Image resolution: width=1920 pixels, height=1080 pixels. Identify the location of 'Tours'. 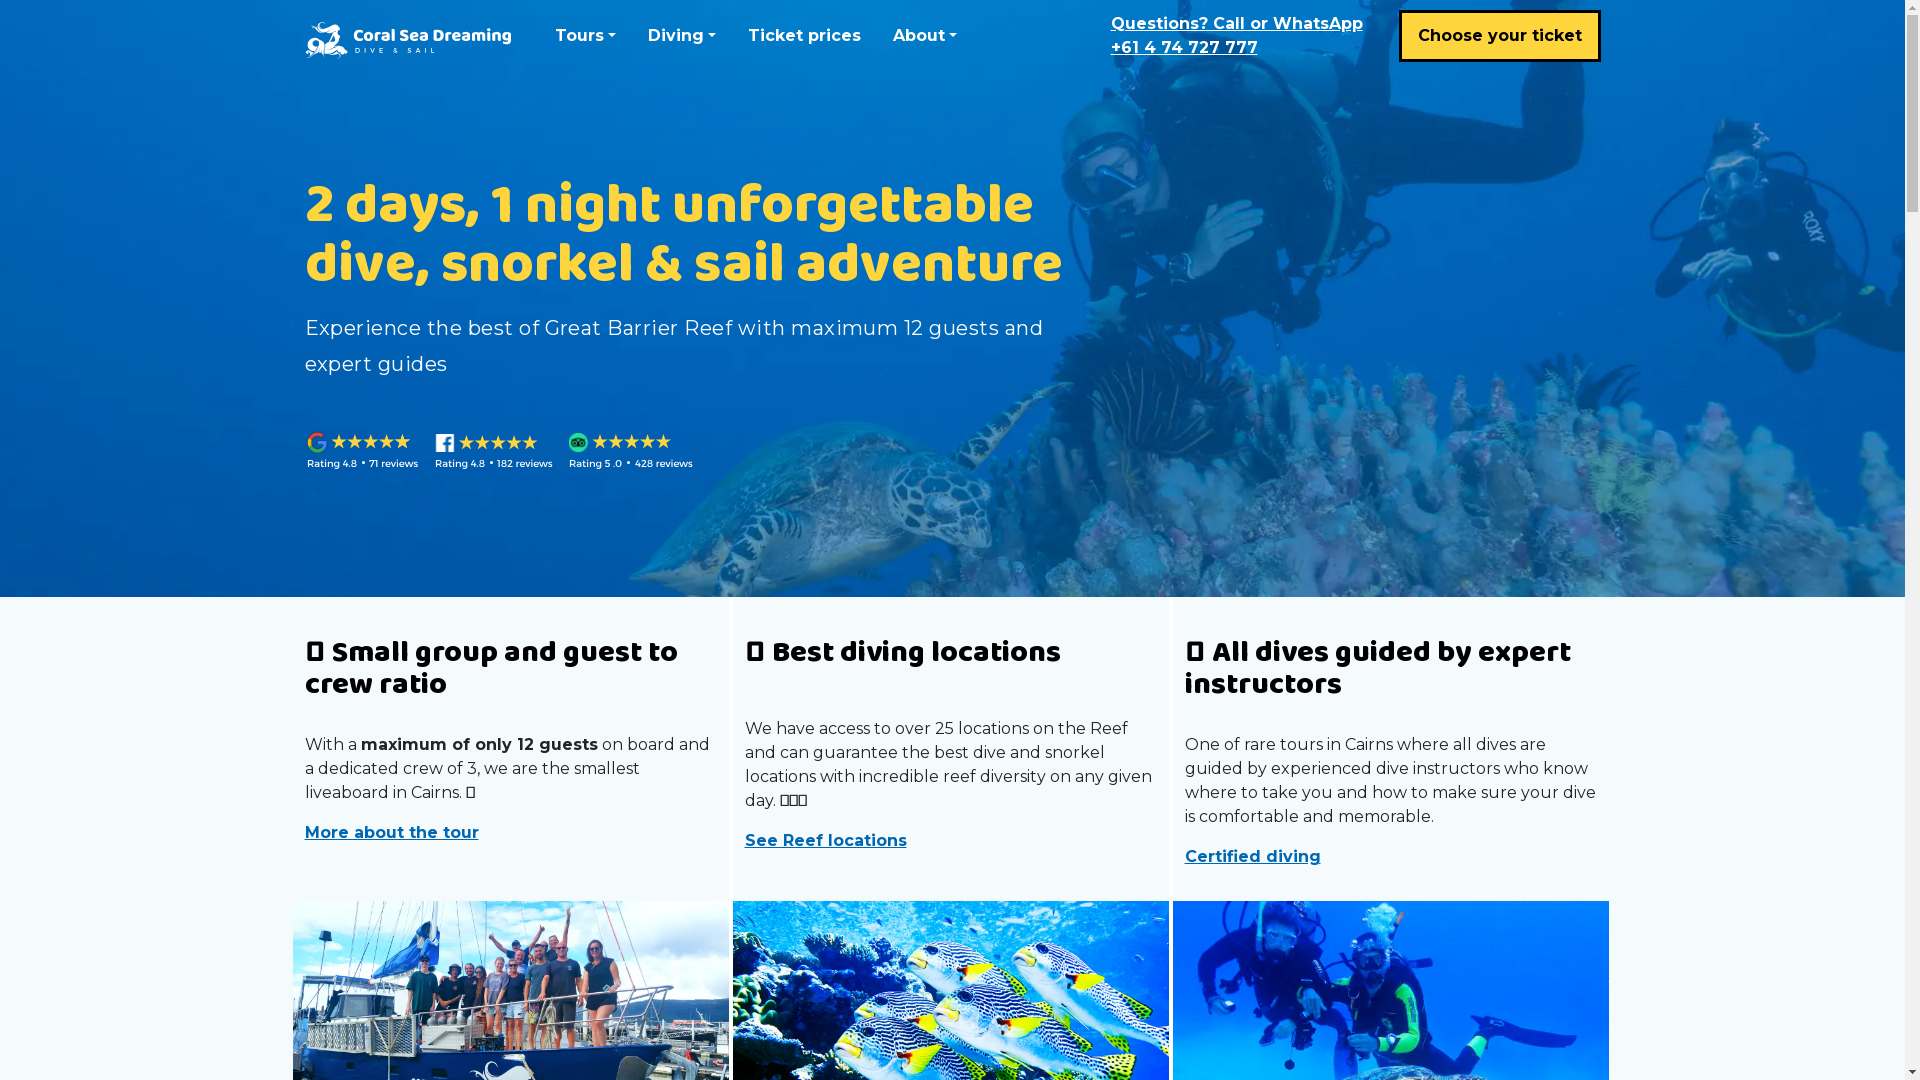
(583, 35).